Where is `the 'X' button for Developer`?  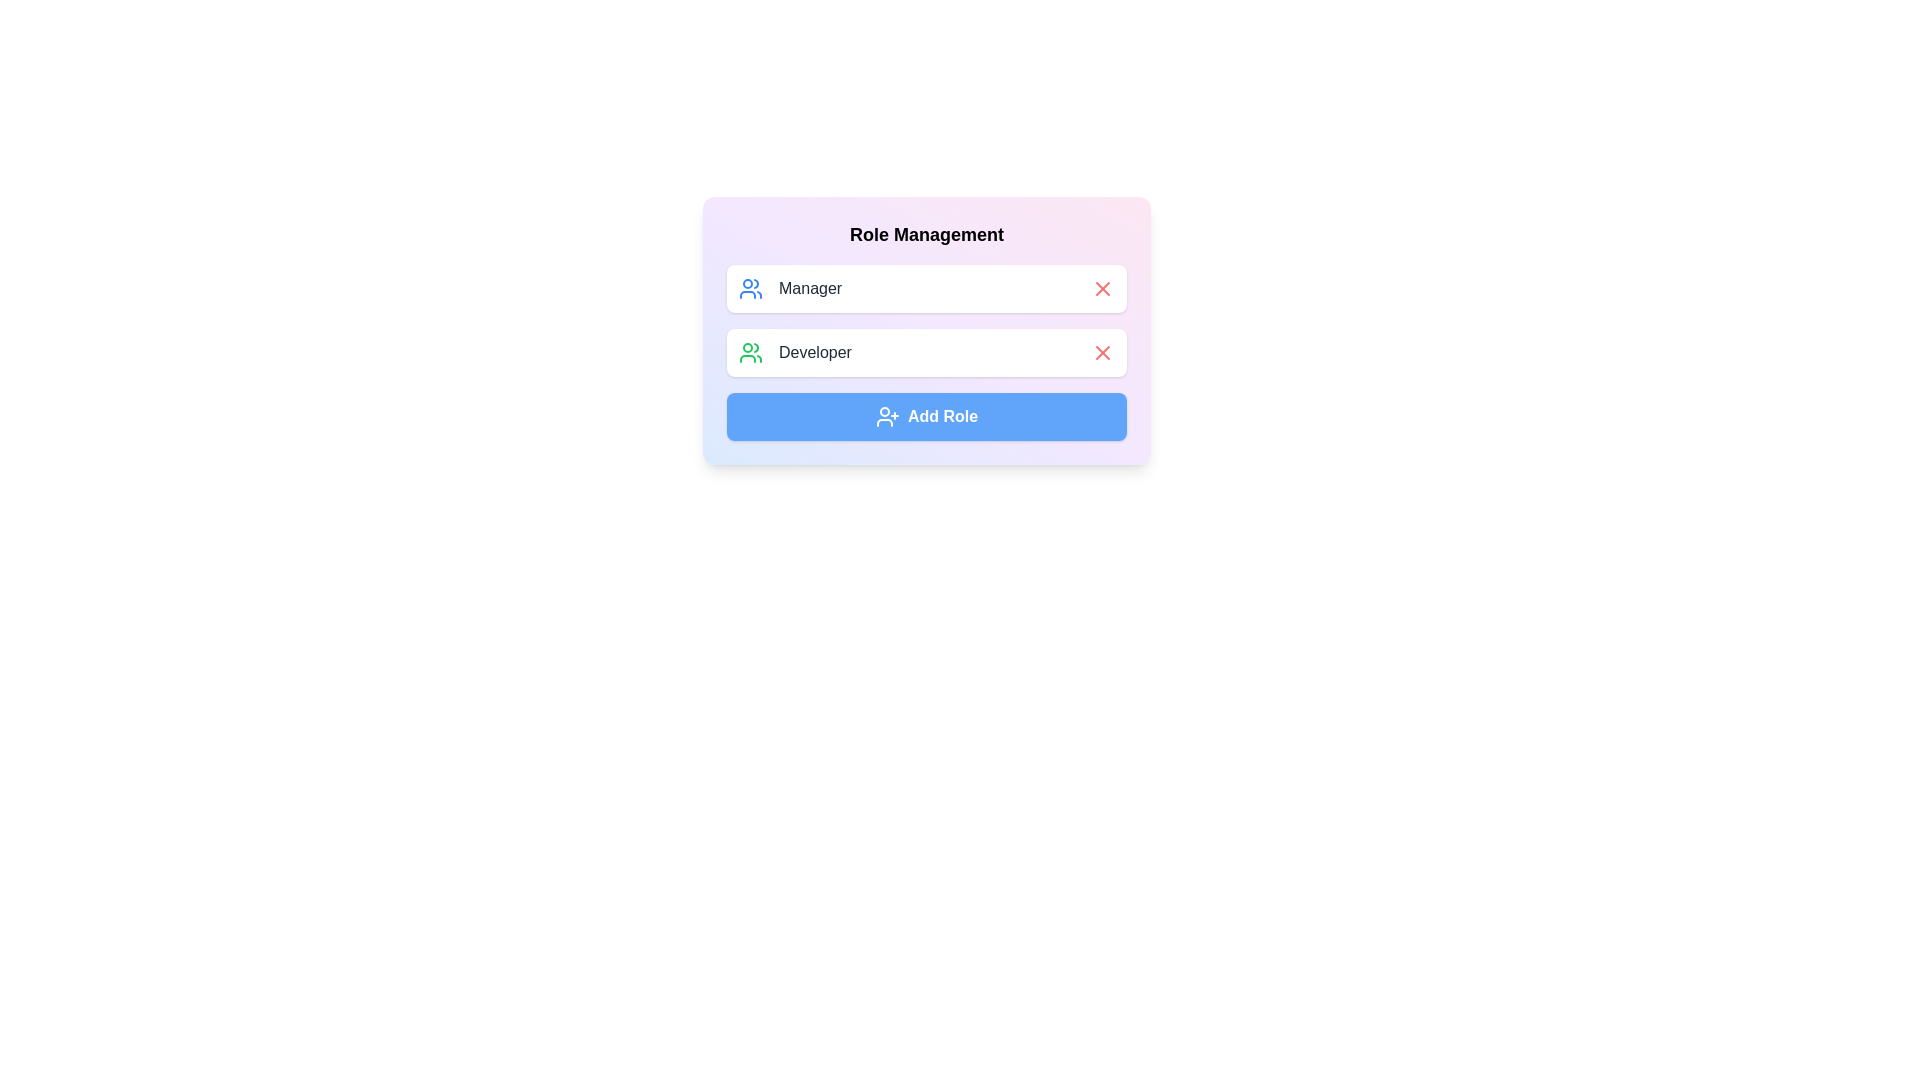 the 'X' button for Developer is located at coordinates (1102, 352).